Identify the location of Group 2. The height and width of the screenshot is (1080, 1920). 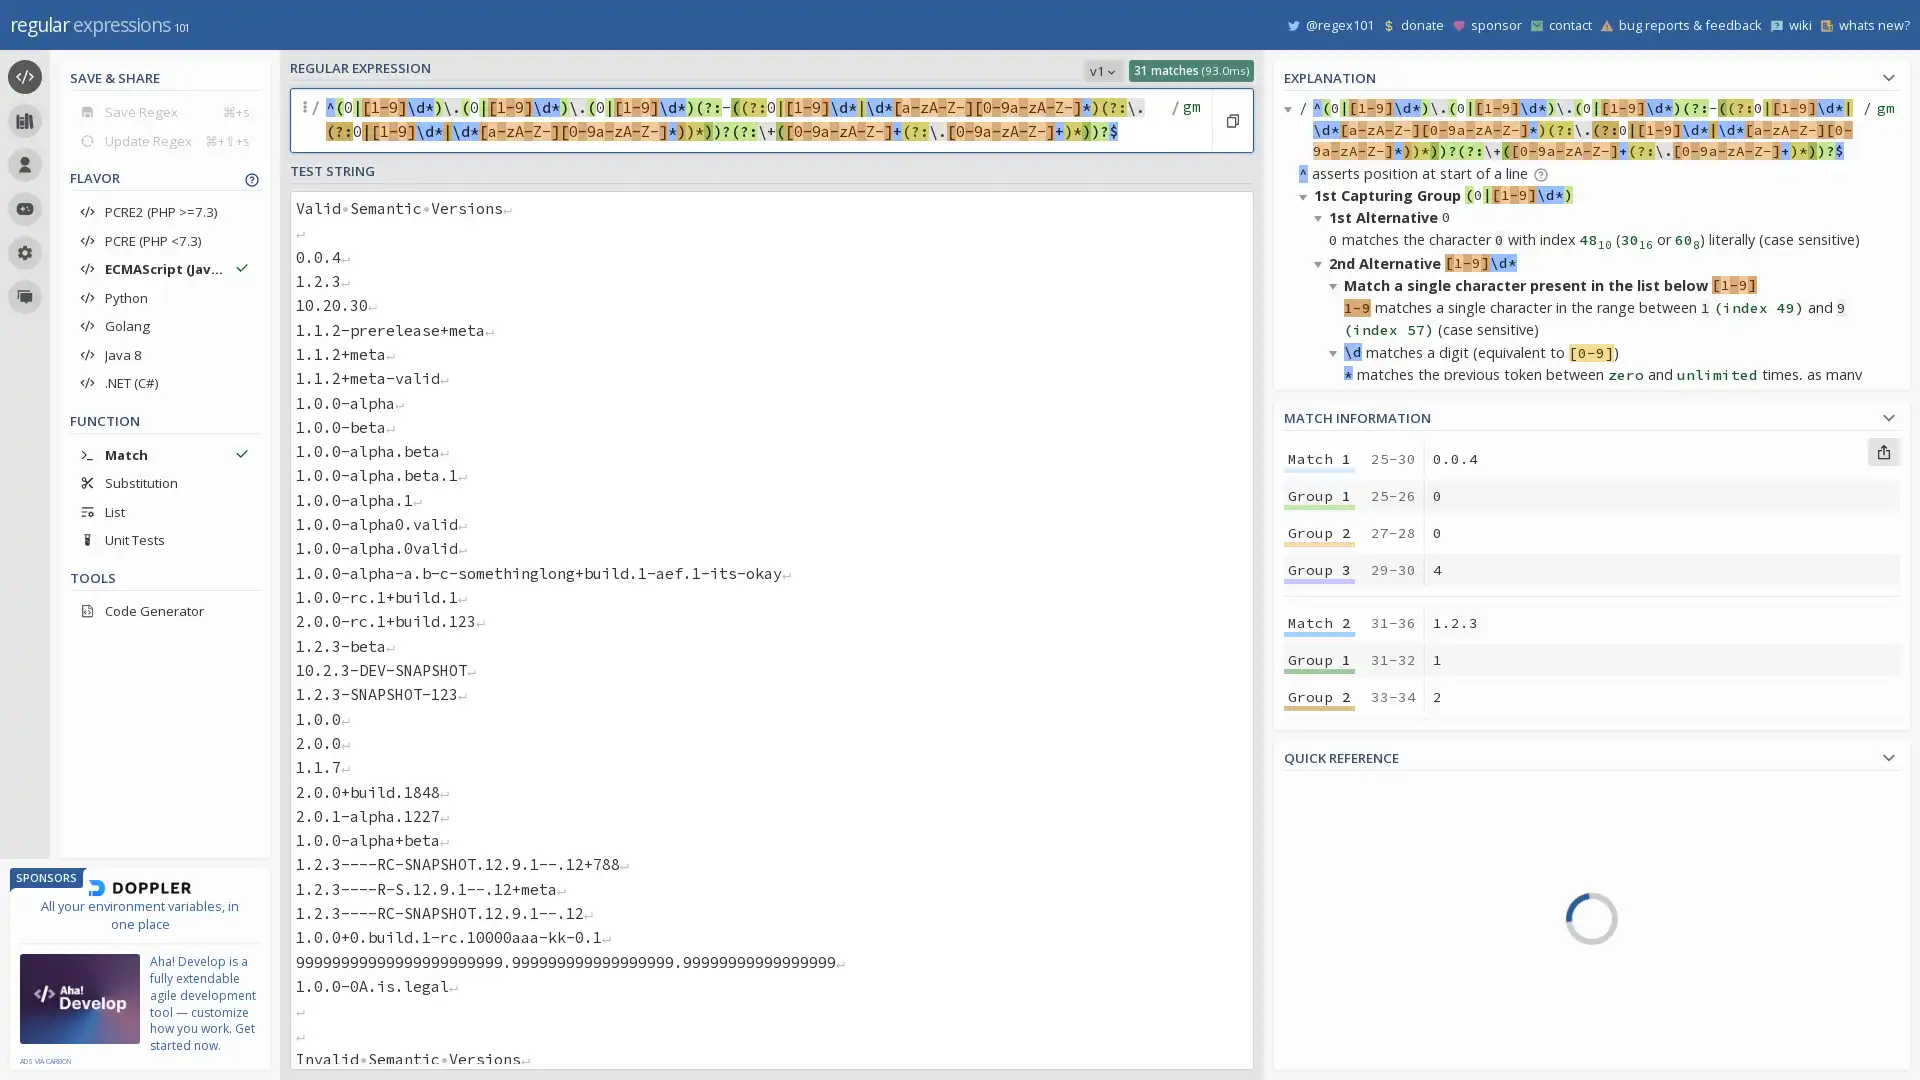
(1319, 531).